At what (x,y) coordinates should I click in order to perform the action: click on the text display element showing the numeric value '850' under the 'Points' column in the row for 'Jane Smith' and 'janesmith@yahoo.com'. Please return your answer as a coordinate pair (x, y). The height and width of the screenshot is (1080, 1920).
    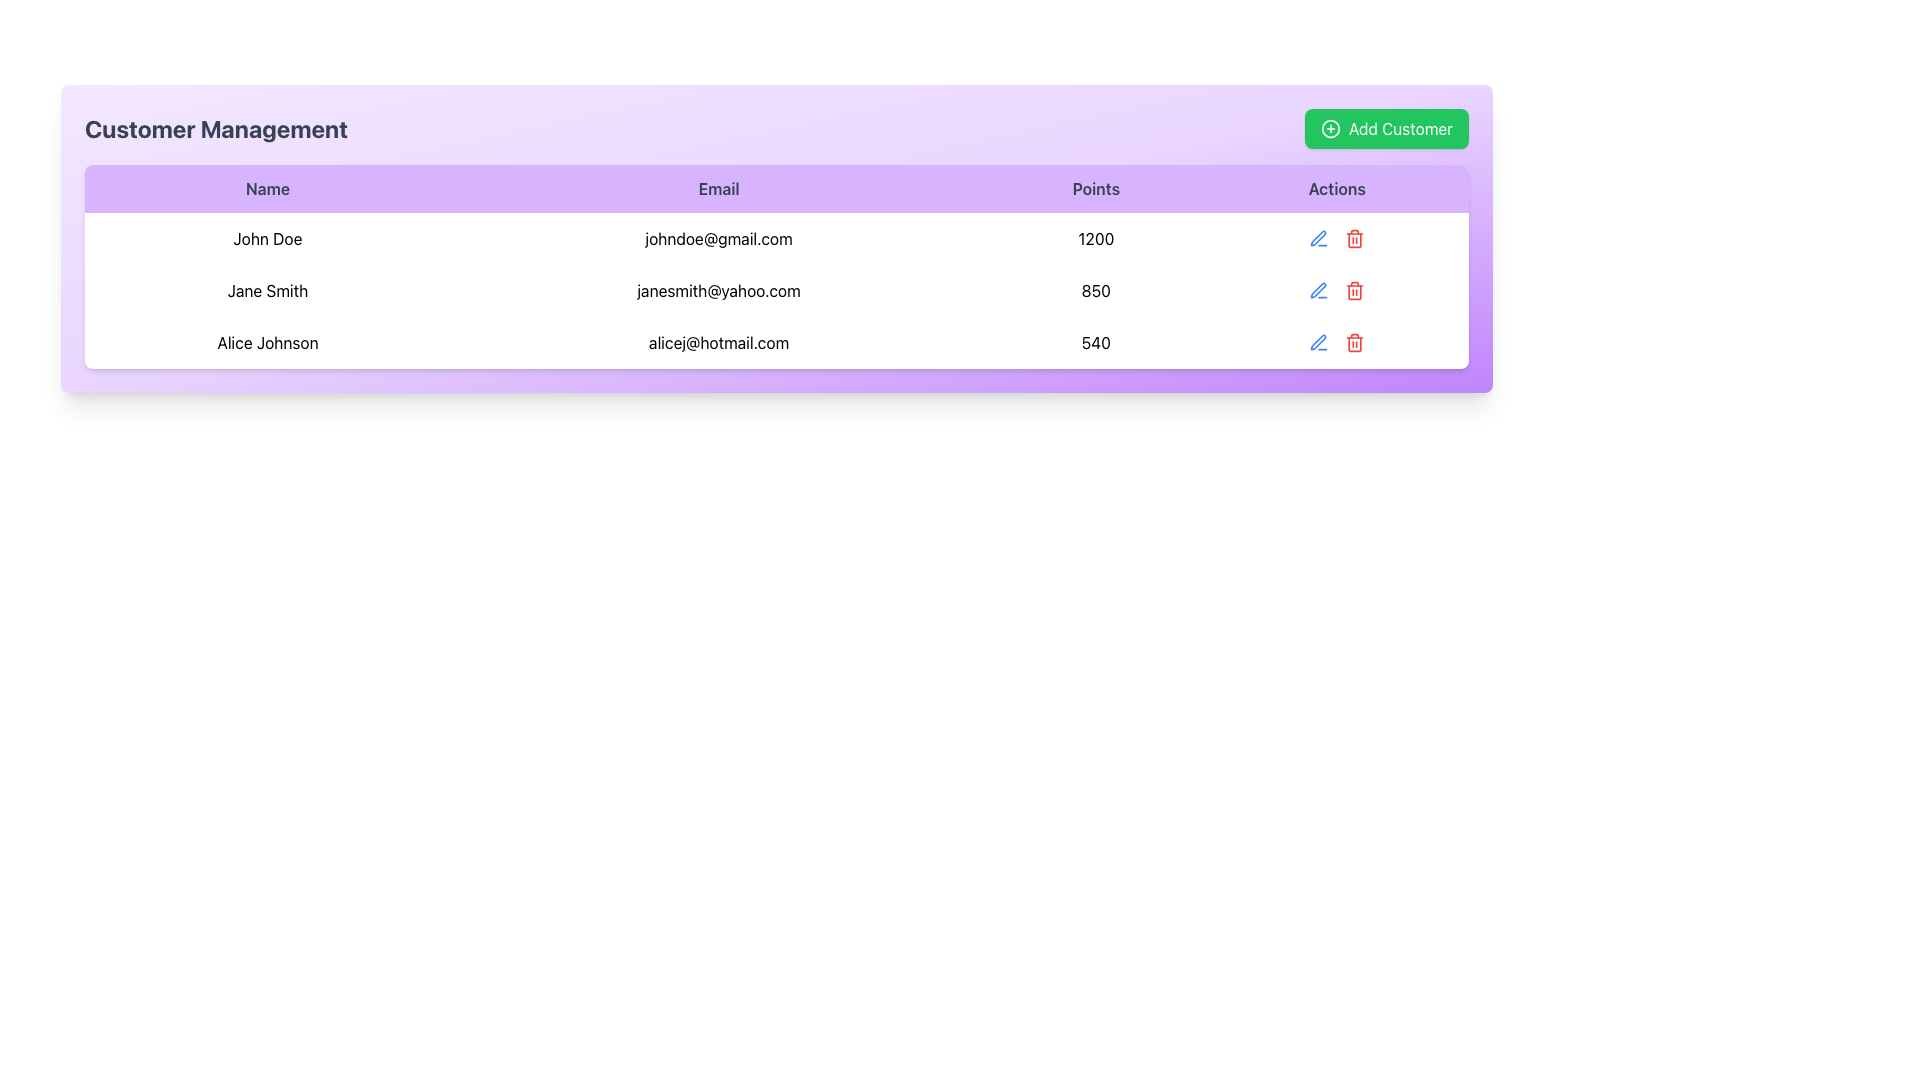
    Looking at the image, I should click on (1095, 290).